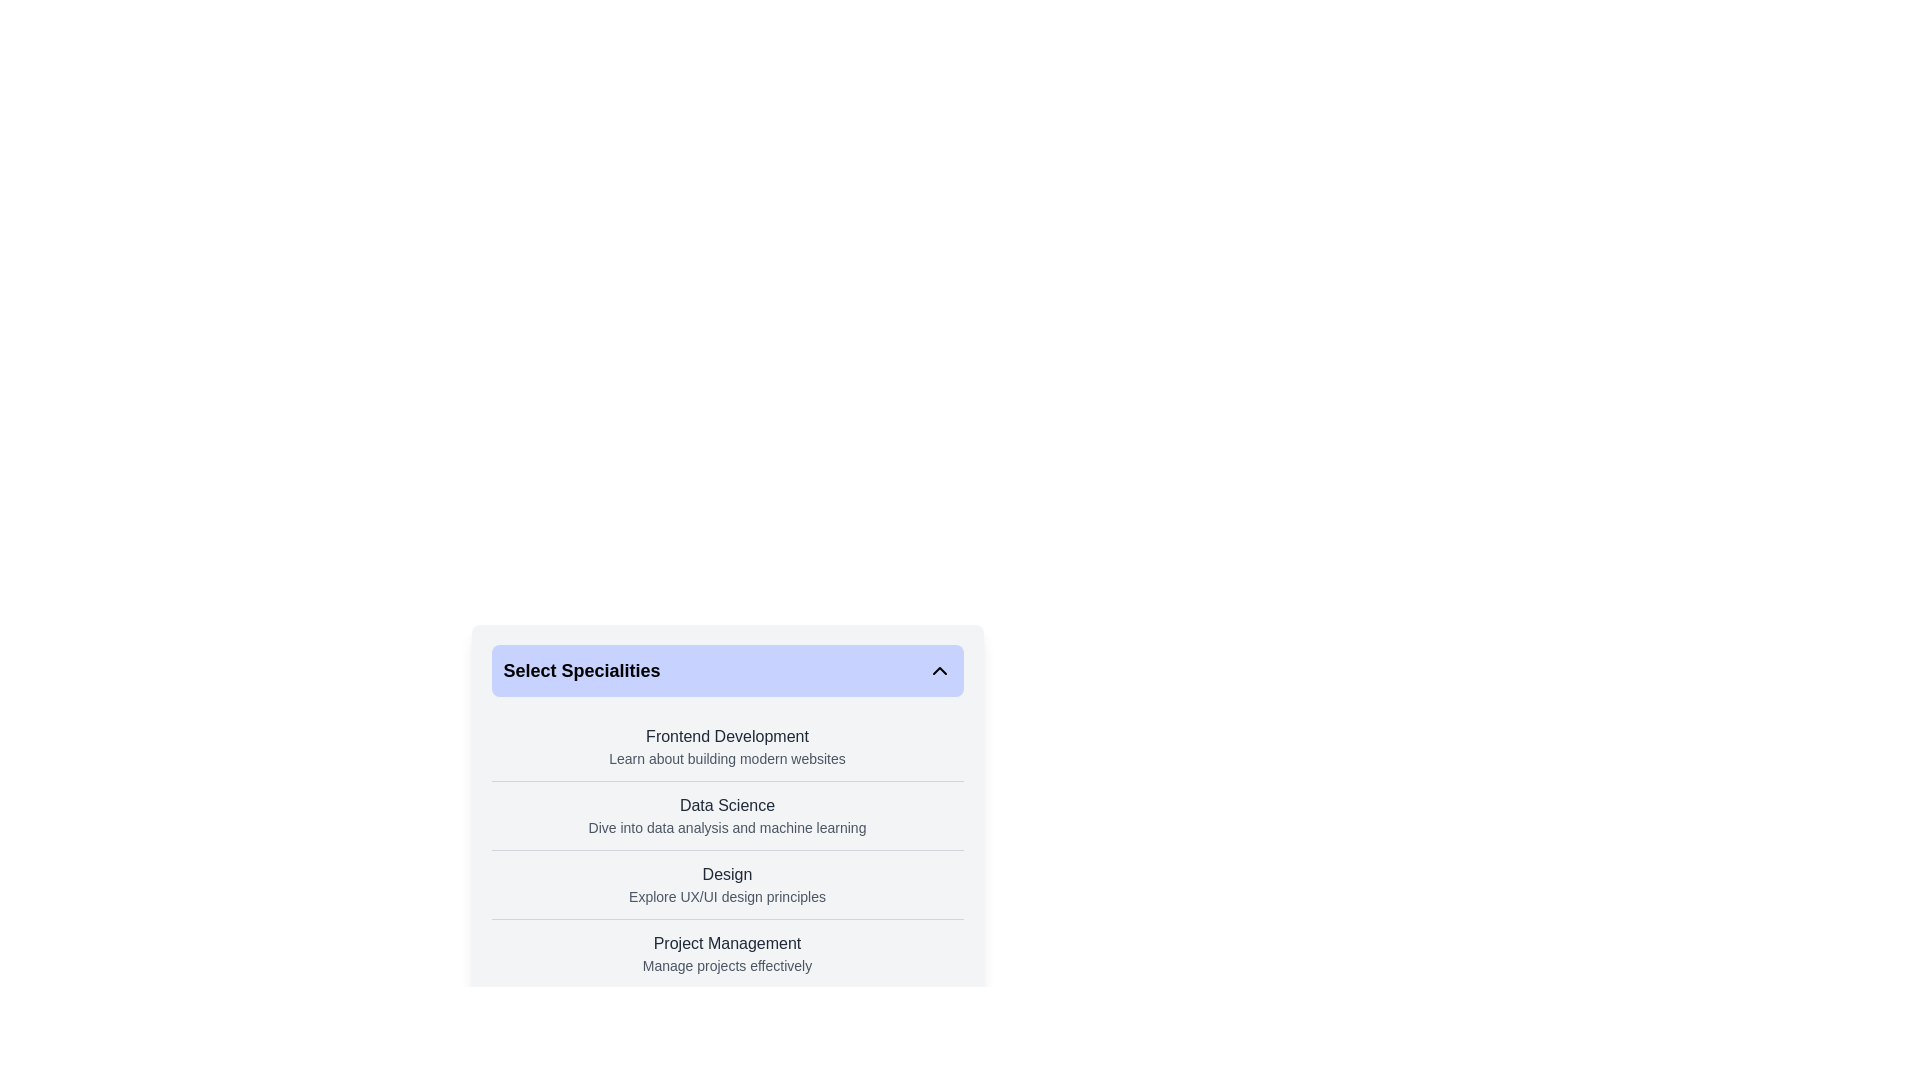  Describe the element at coordinates (581, 671) in the screenshot. I see `the bold label reading 'Select Specialities' which is located on a light purple rounded rectangle background` at that location.